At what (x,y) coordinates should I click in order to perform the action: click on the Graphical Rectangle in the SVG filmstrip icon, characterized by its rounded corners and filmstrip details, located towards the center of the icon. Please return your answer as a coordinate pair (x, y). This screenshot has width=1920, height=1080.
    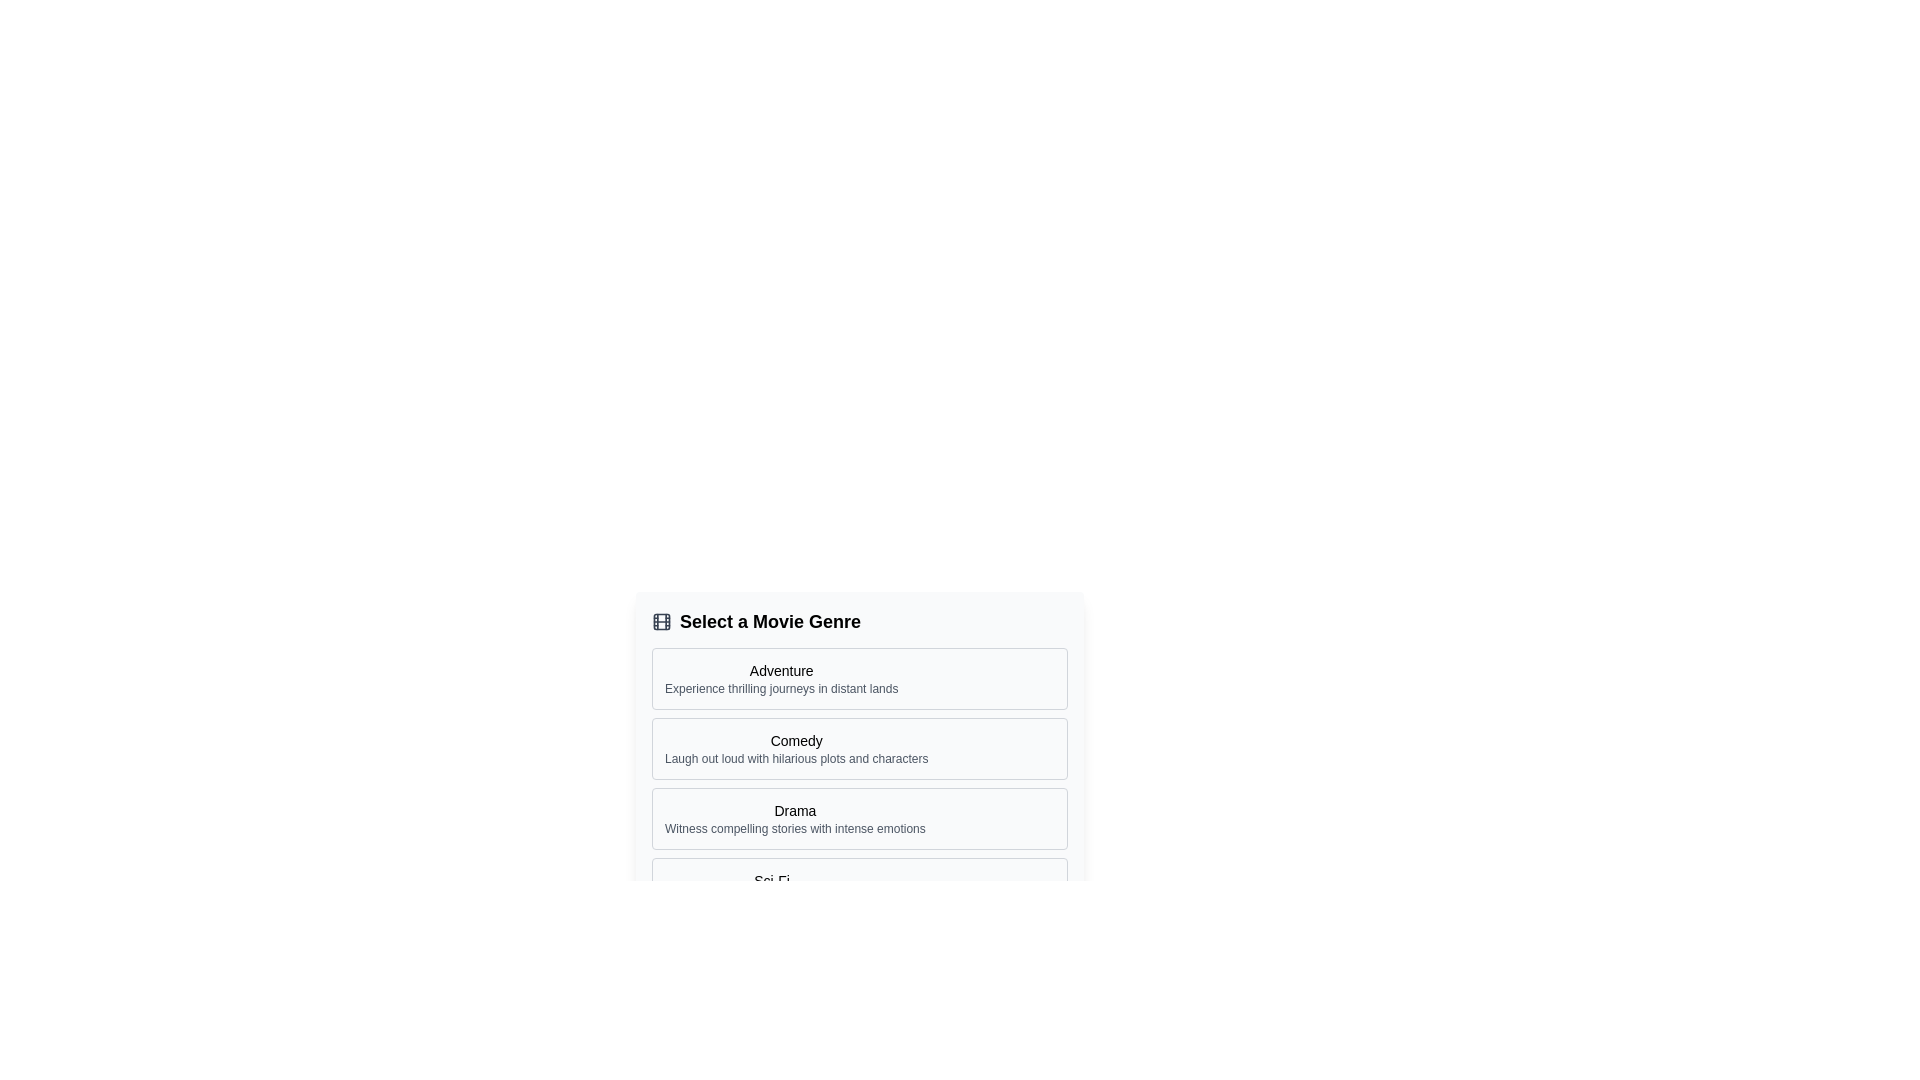
    Looking at the image, I should click on (662, 620).